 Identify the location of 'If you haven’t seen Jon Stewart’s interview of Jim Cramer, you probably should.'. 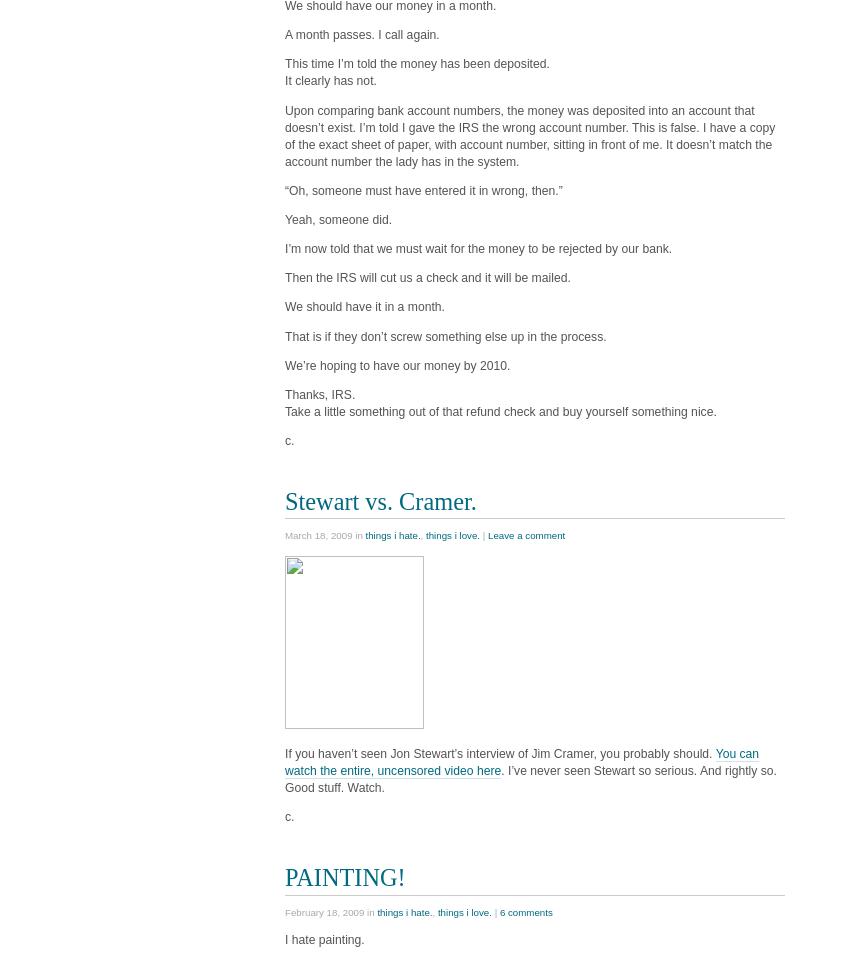
(499, 753).